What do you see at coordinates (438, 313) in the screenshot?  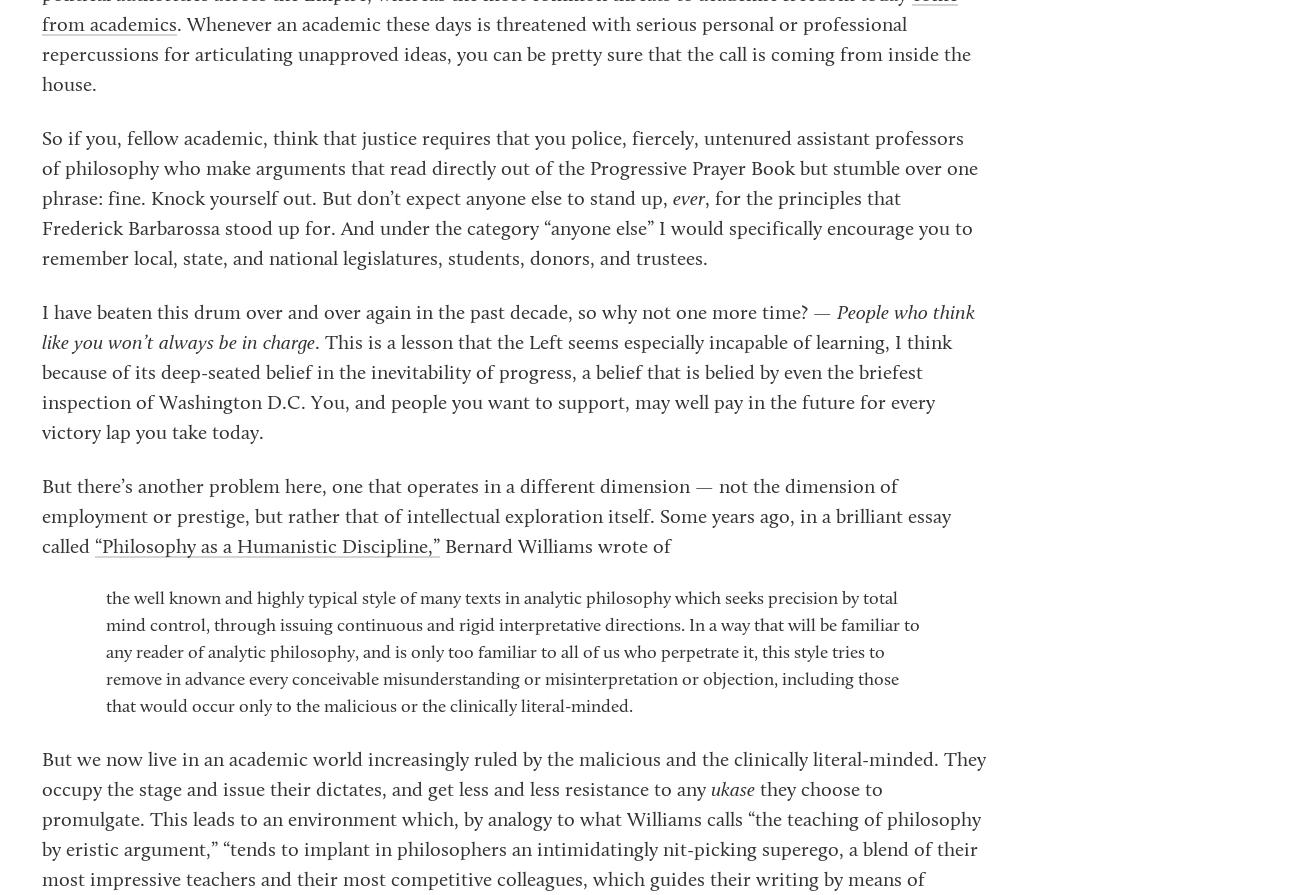 I see `'I have beaten this drum over and over again in the past decade, so why not one more time? —'` at bounding box center [438, 313].